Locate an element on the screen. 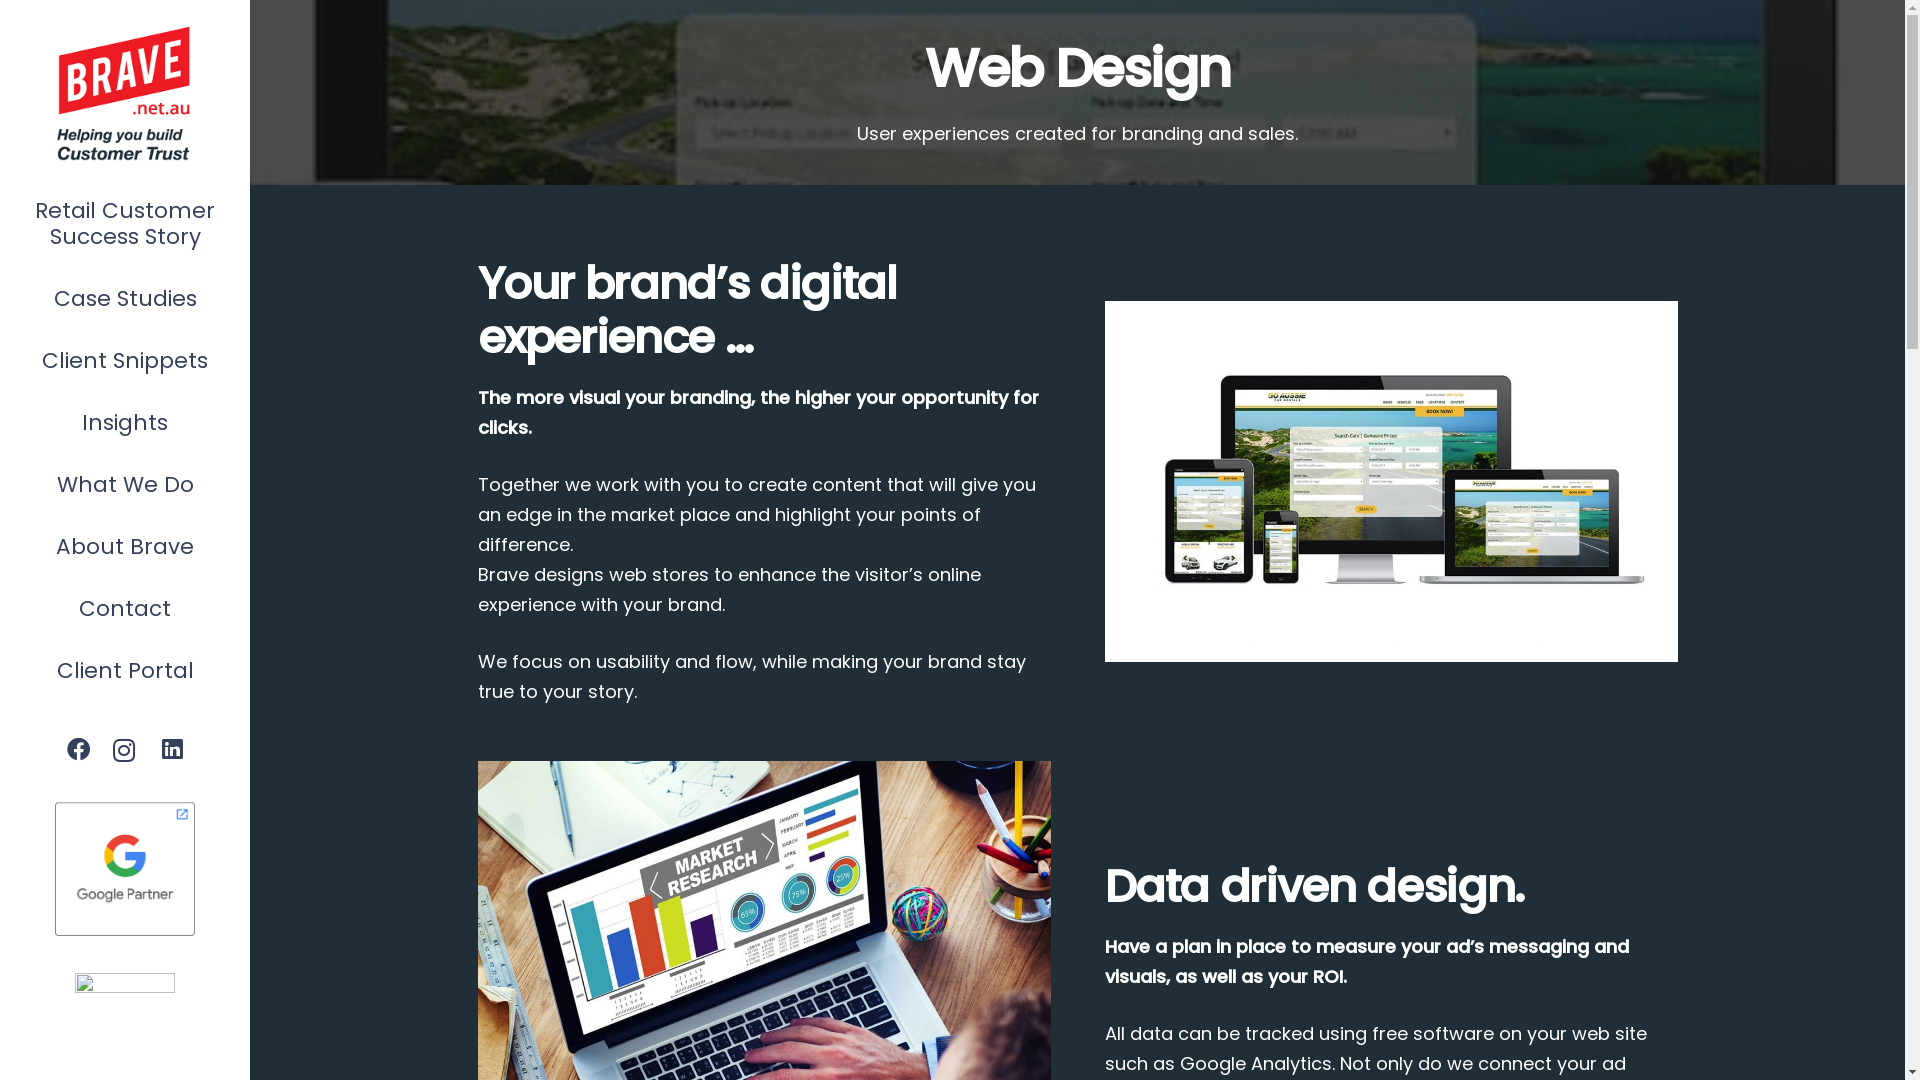  'Facebook' is located at coordinates (78, 750).